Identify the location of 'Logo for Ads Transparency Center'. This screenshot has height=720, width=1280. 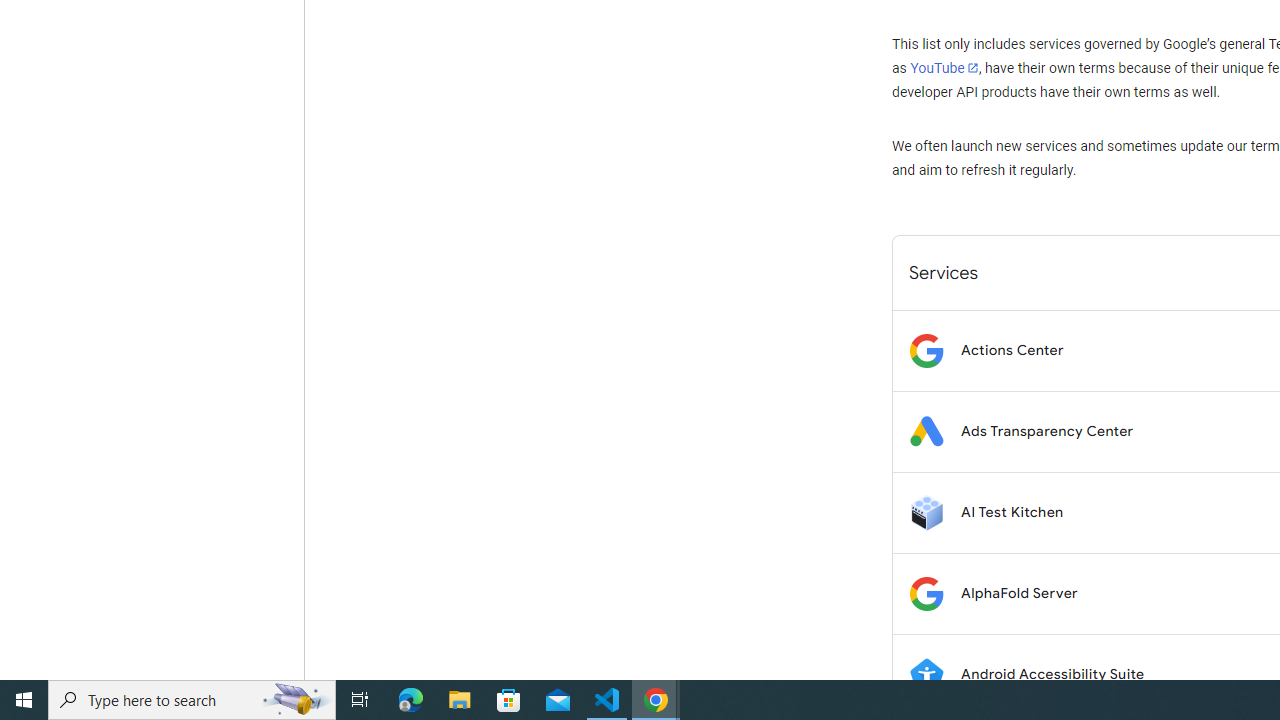
(925, 430).